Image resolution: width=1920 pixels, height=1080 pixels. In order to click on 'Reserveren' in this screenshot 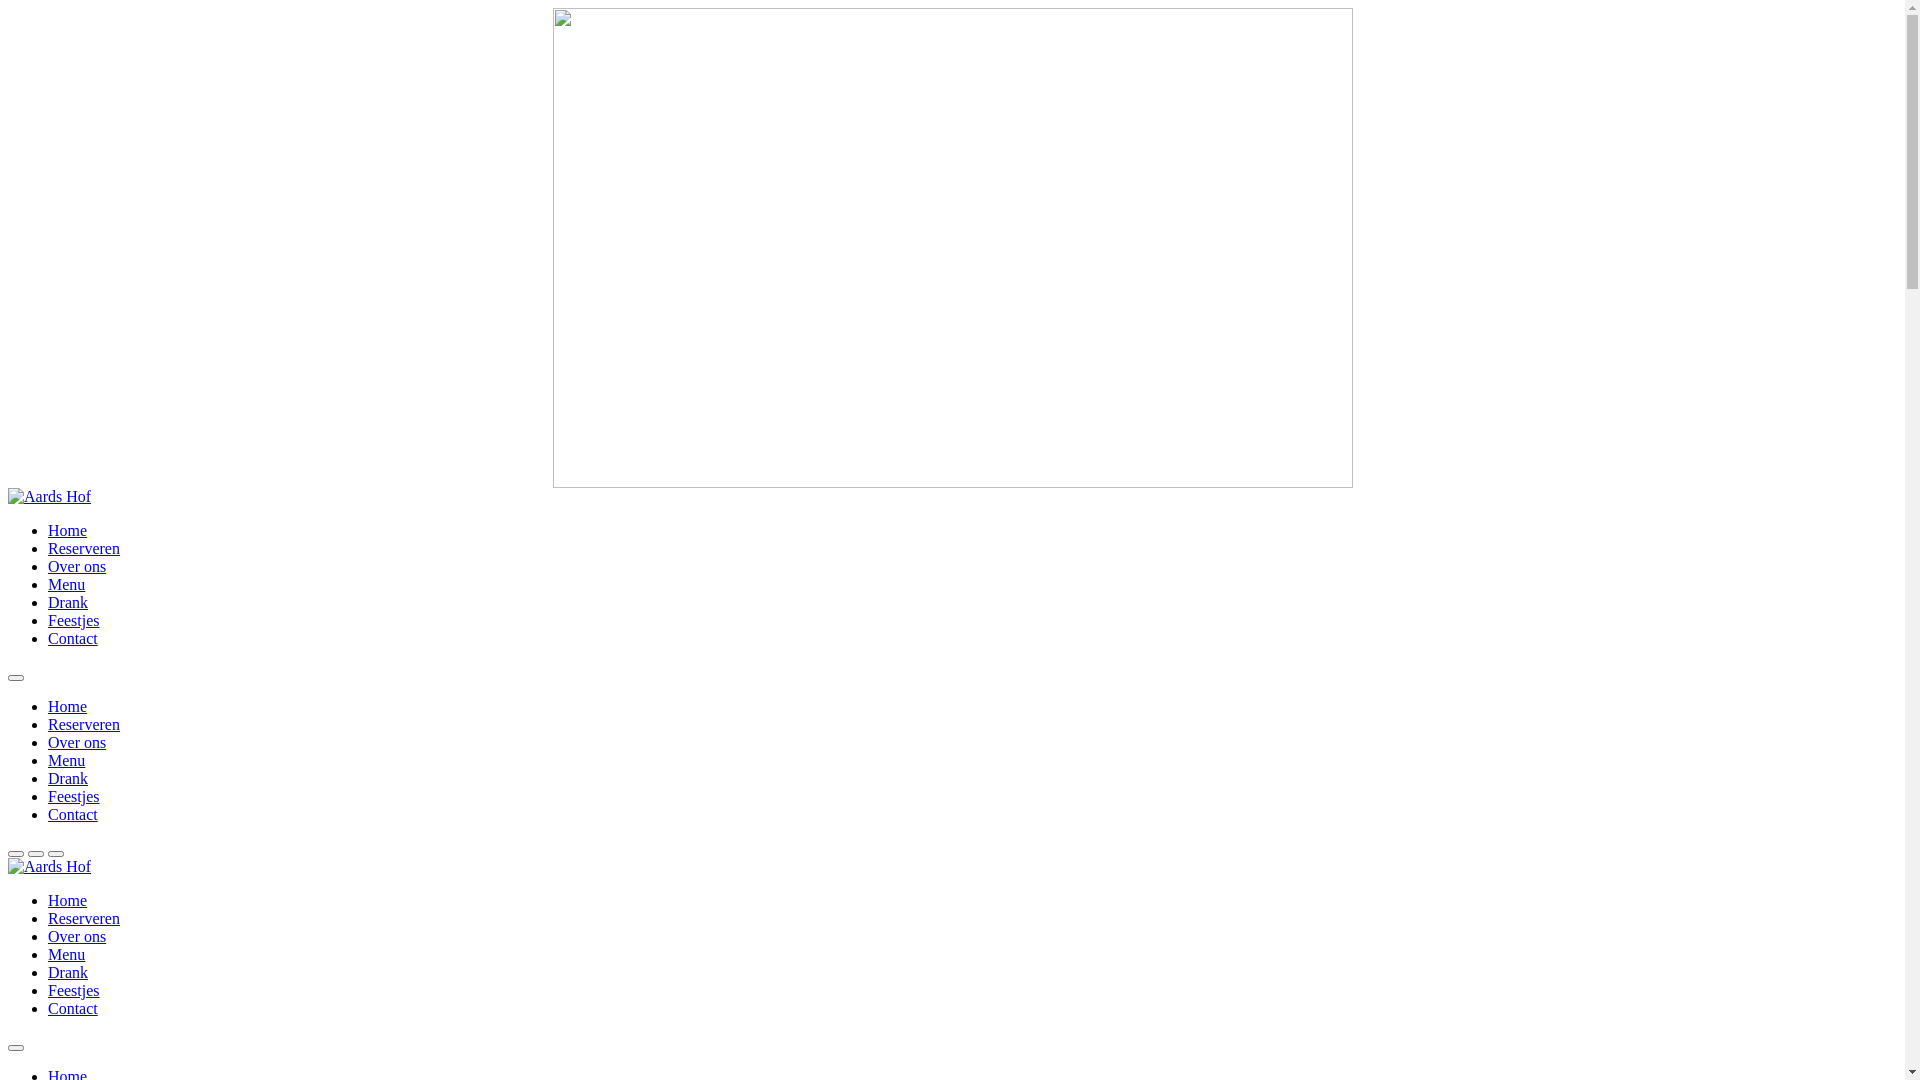, I will do `click(48, 918)`.